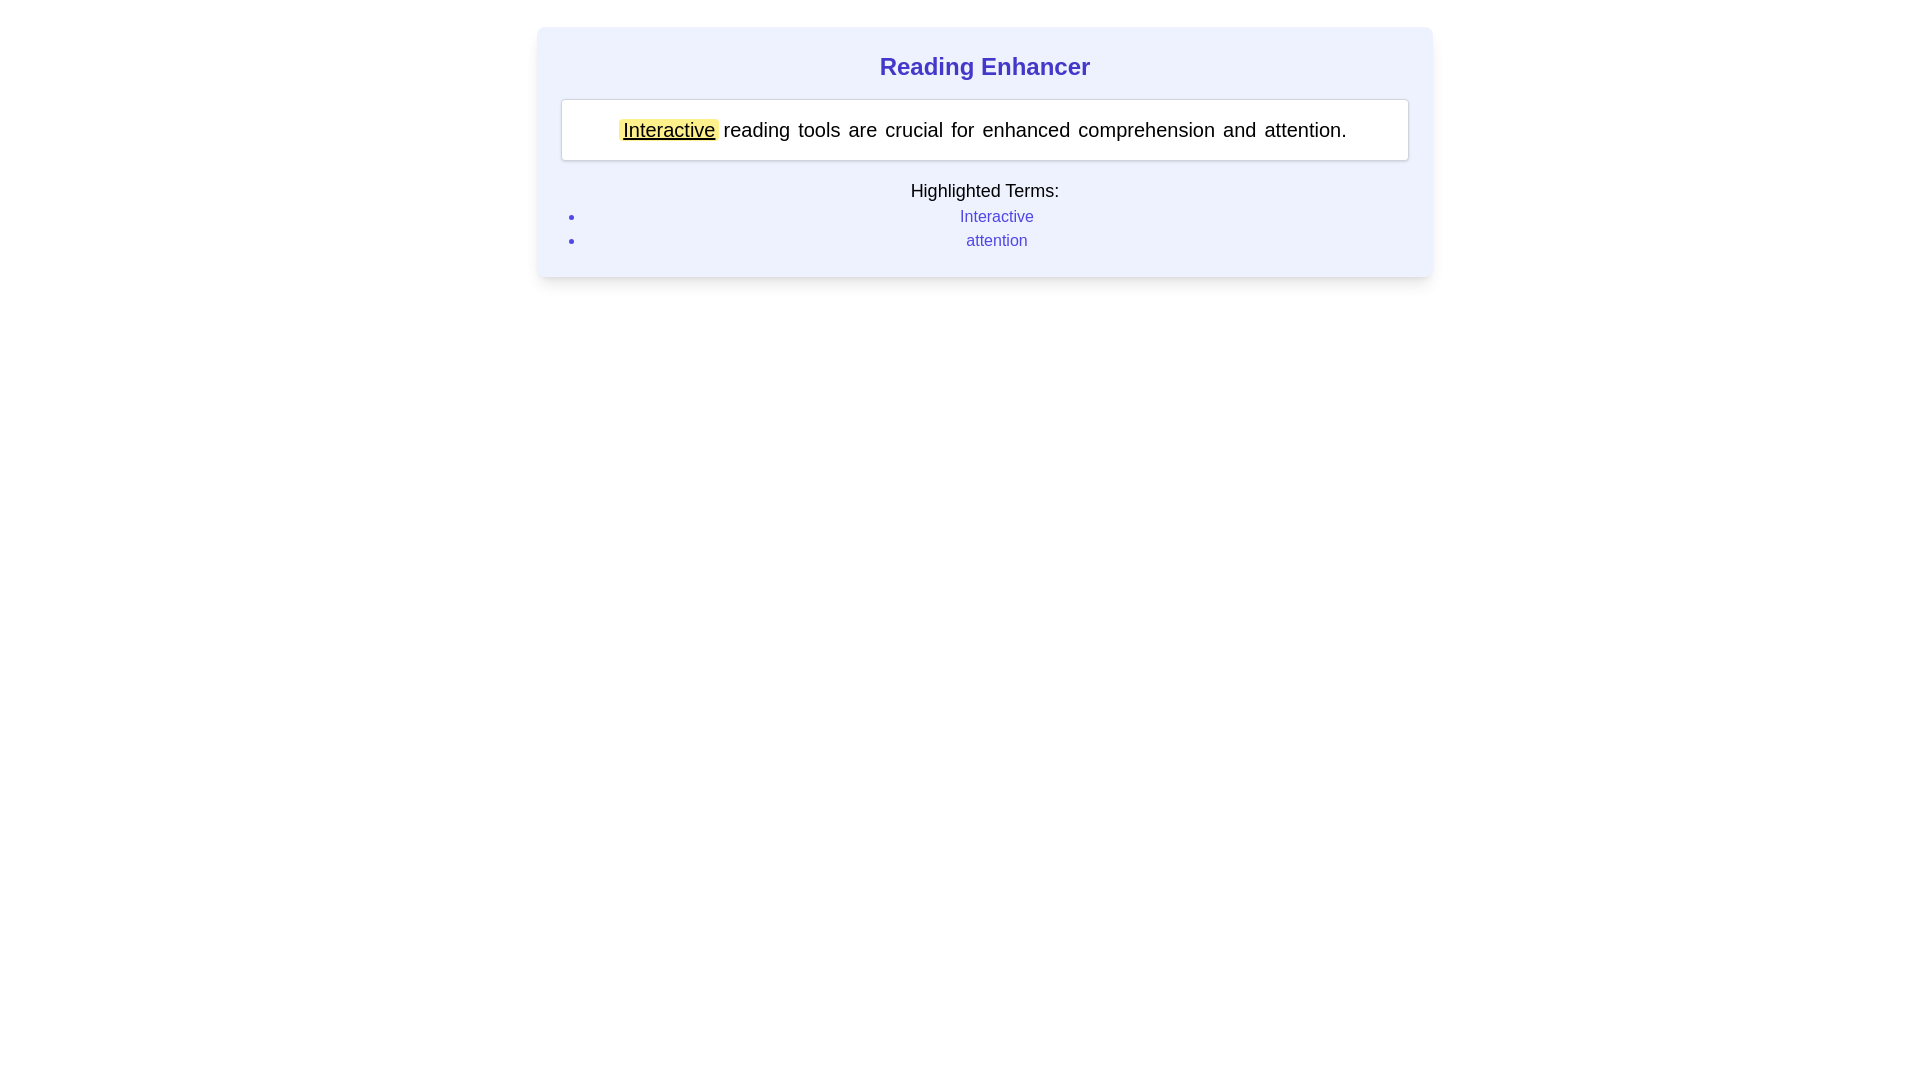 The image size is (1920, 1080). Describe the element at coordinates (862, 130) in the screenshot. I see `text fragment that contains the word 'are', which is the fourth word in the sentence starting with 'Interactive' and ending with 'attention.', located centrally near the top section of the interface` at that location.